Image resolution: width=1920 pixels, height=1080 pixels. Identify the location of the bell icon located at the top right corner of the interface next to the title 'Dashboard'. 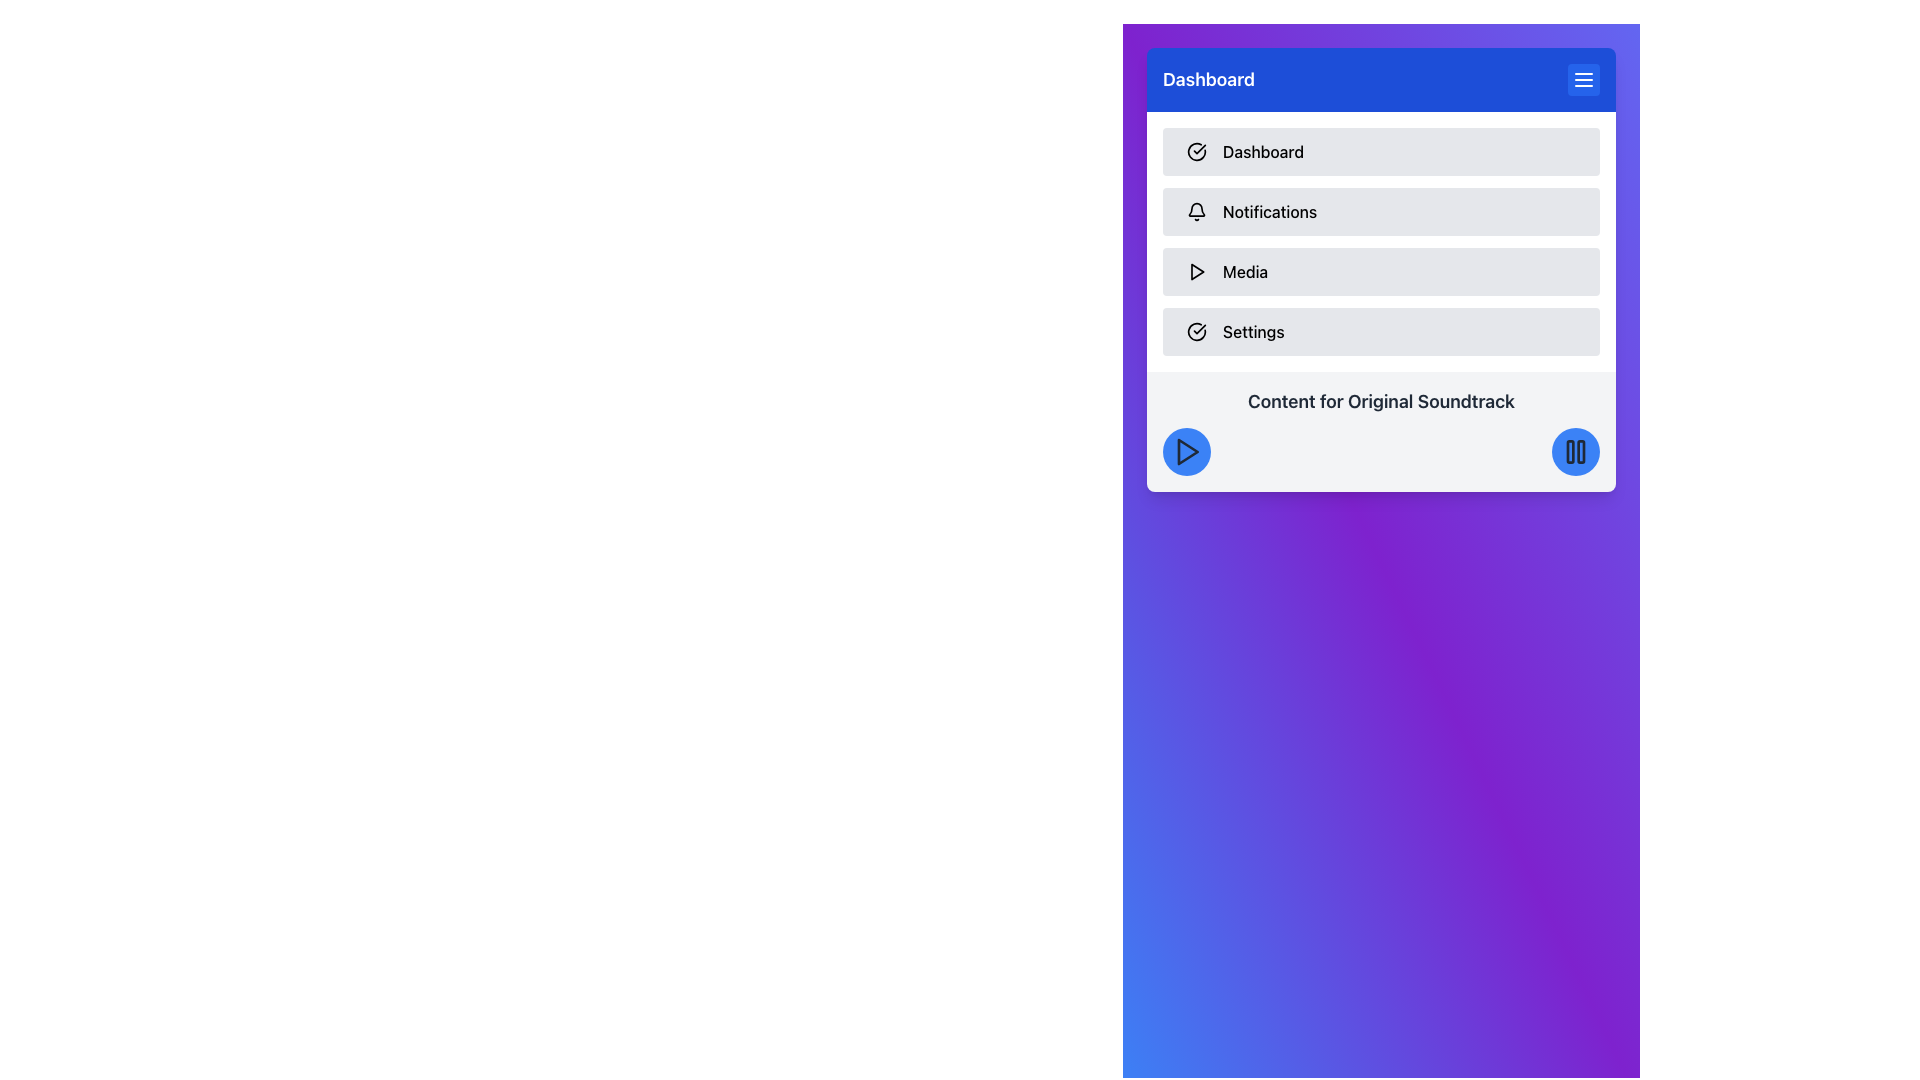
(1196, 209).